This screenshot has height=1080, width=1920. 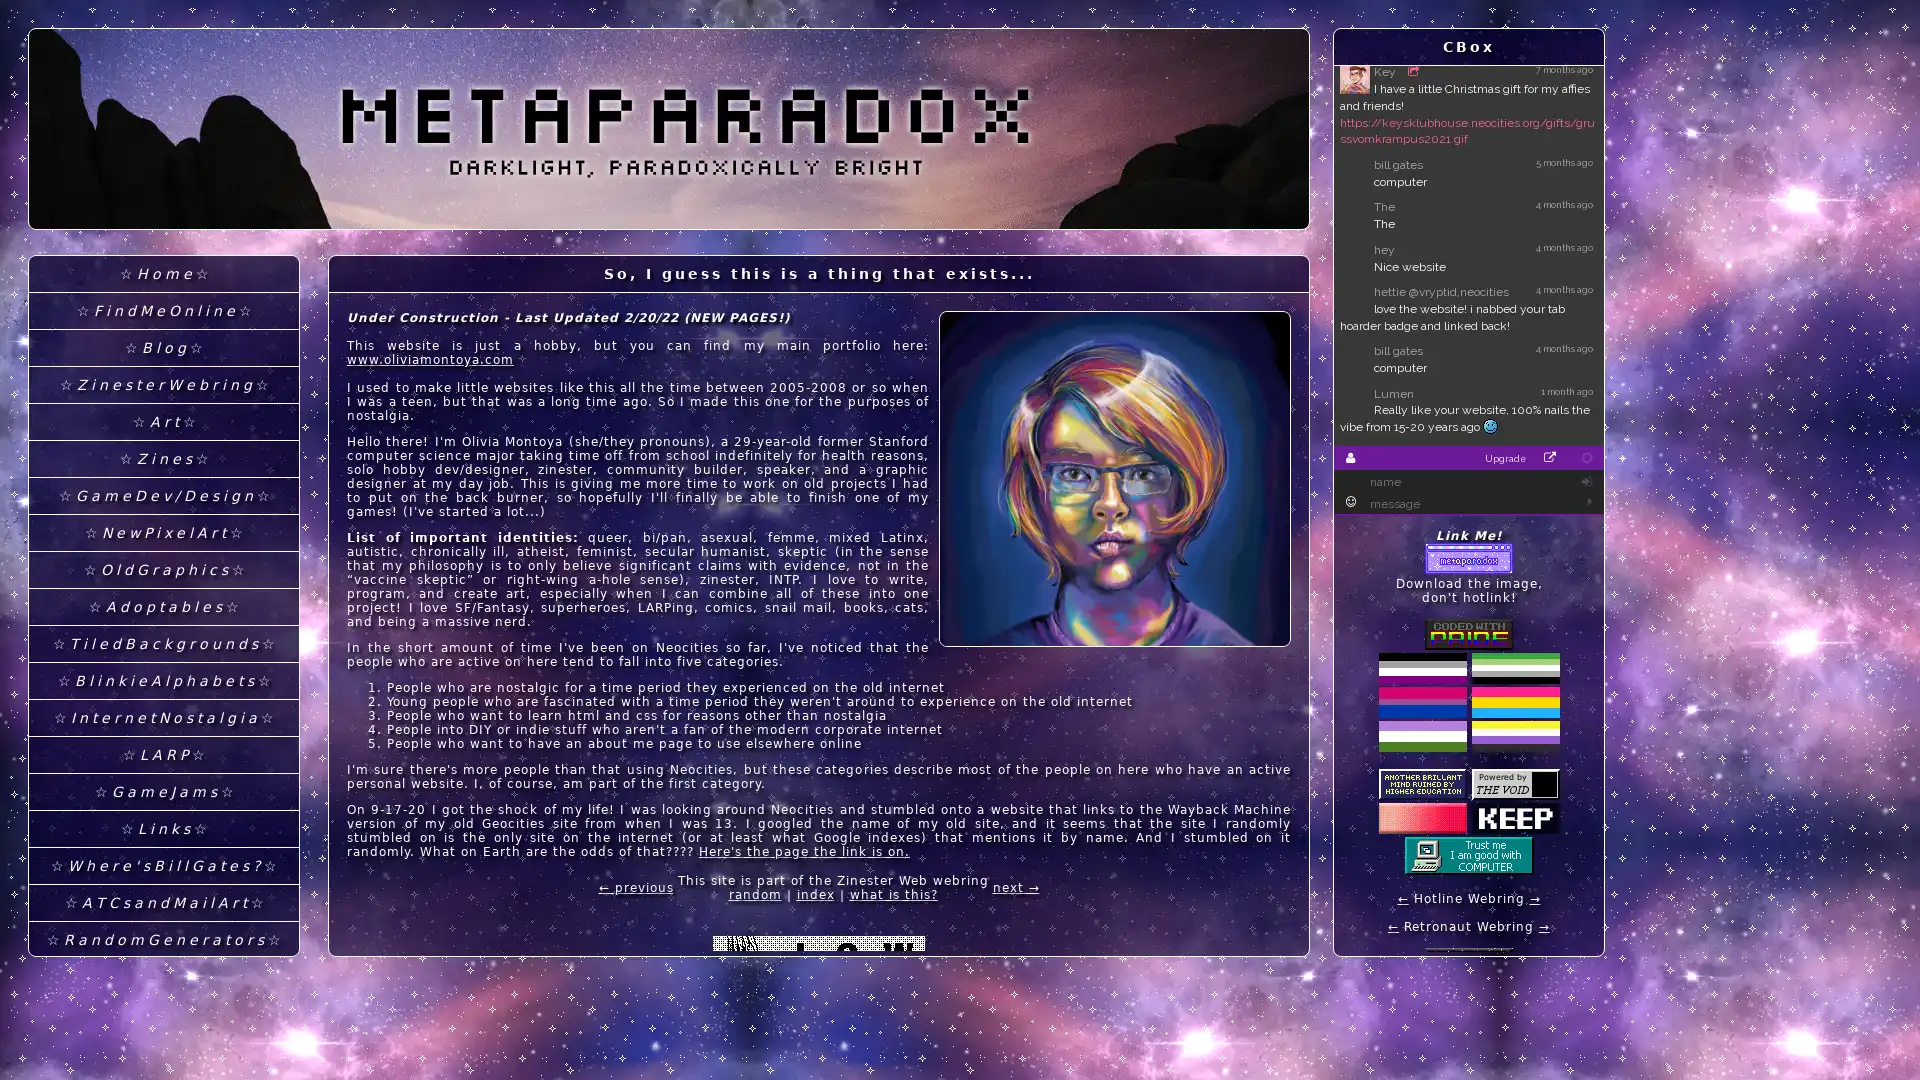 What do you see at coordinates (163, 644) in the screenshot?
I see `T i l e d B a c k g r o u n d s` at bounding box center [163, 644].